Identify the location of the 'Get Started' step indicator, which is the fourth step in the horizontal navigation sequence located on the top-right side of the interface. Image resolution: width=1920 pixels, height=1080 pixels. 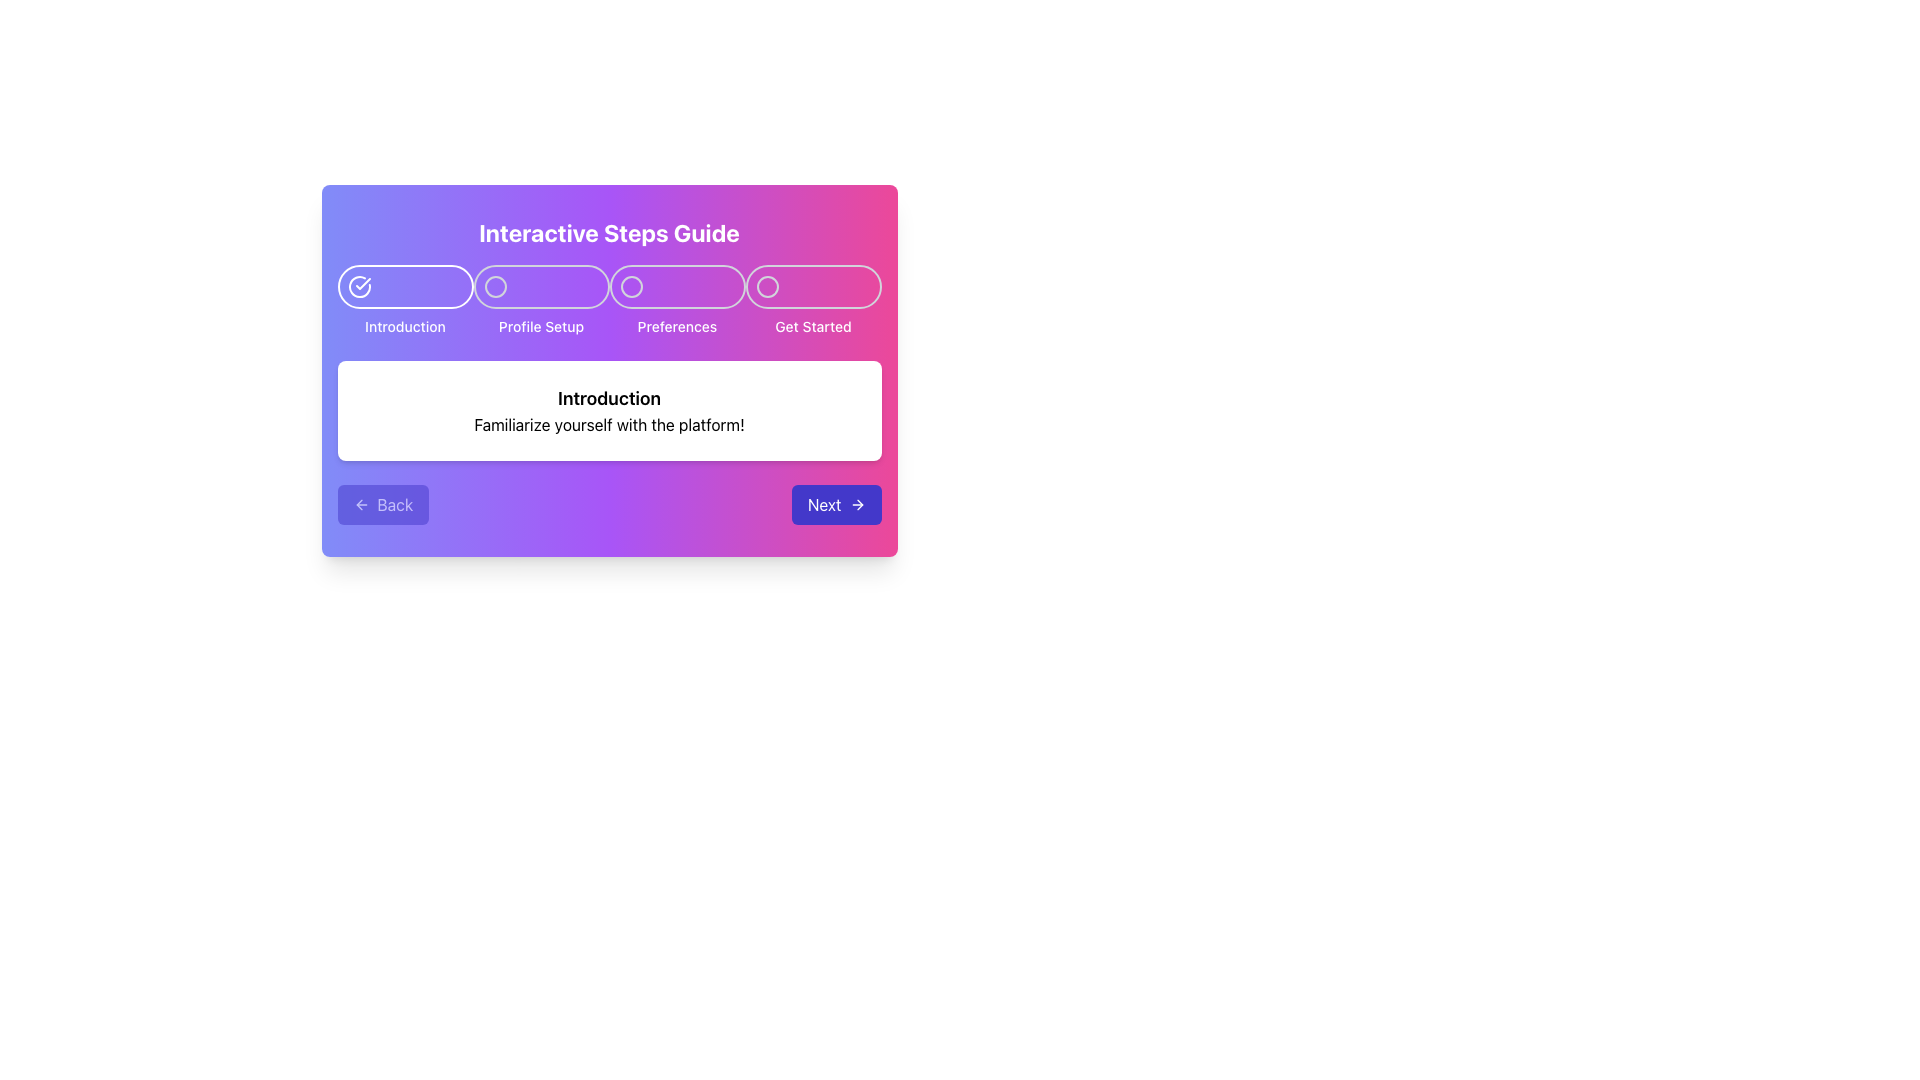
(813, 300).